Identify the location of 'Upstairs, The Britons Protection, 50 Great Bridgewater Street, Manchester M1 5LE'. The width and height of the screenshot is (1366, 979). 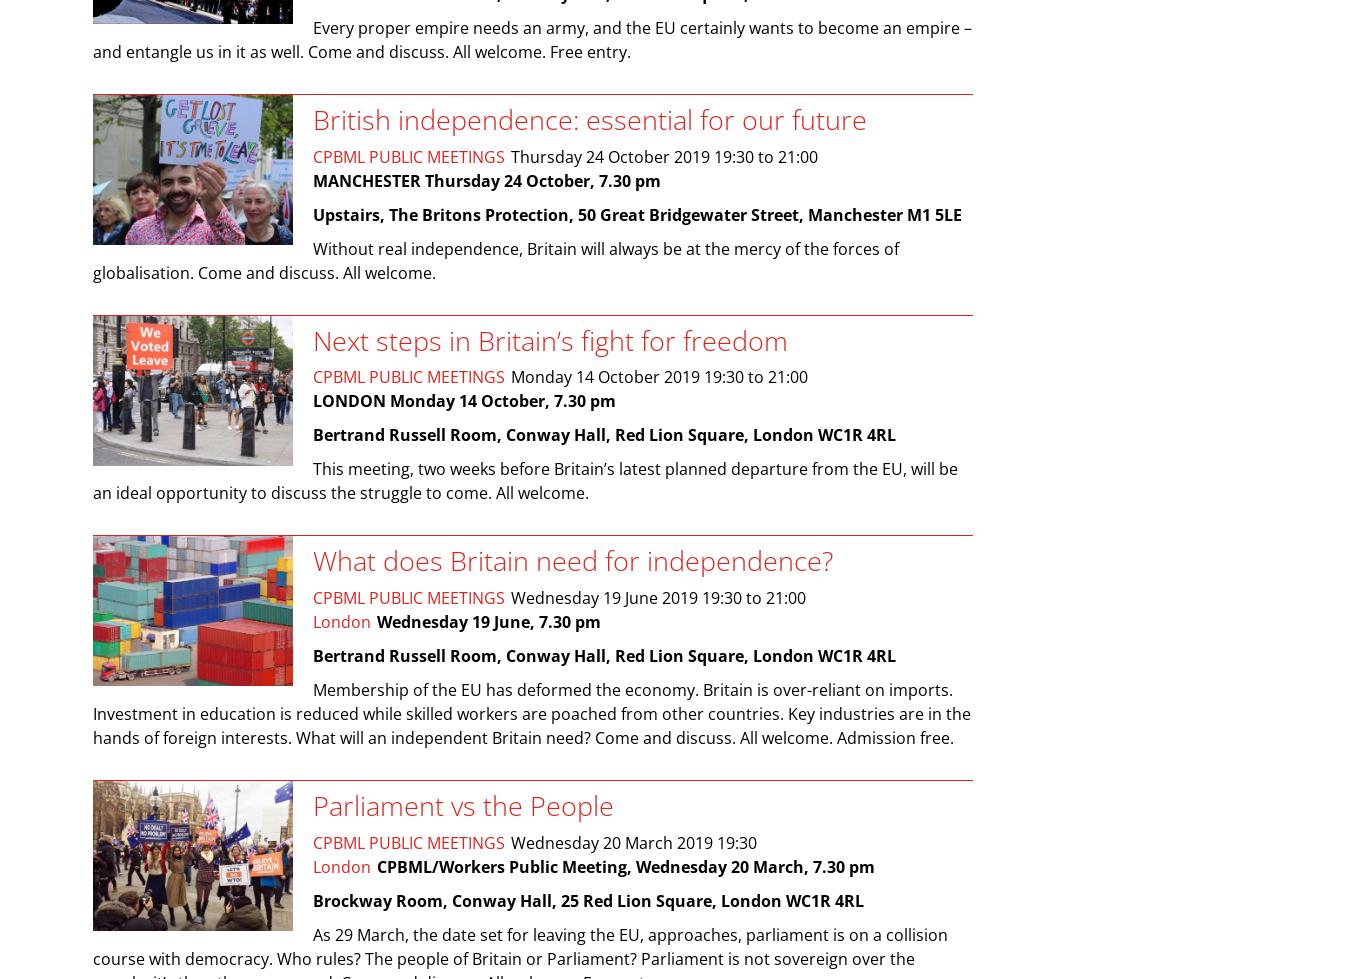
(636, 214).